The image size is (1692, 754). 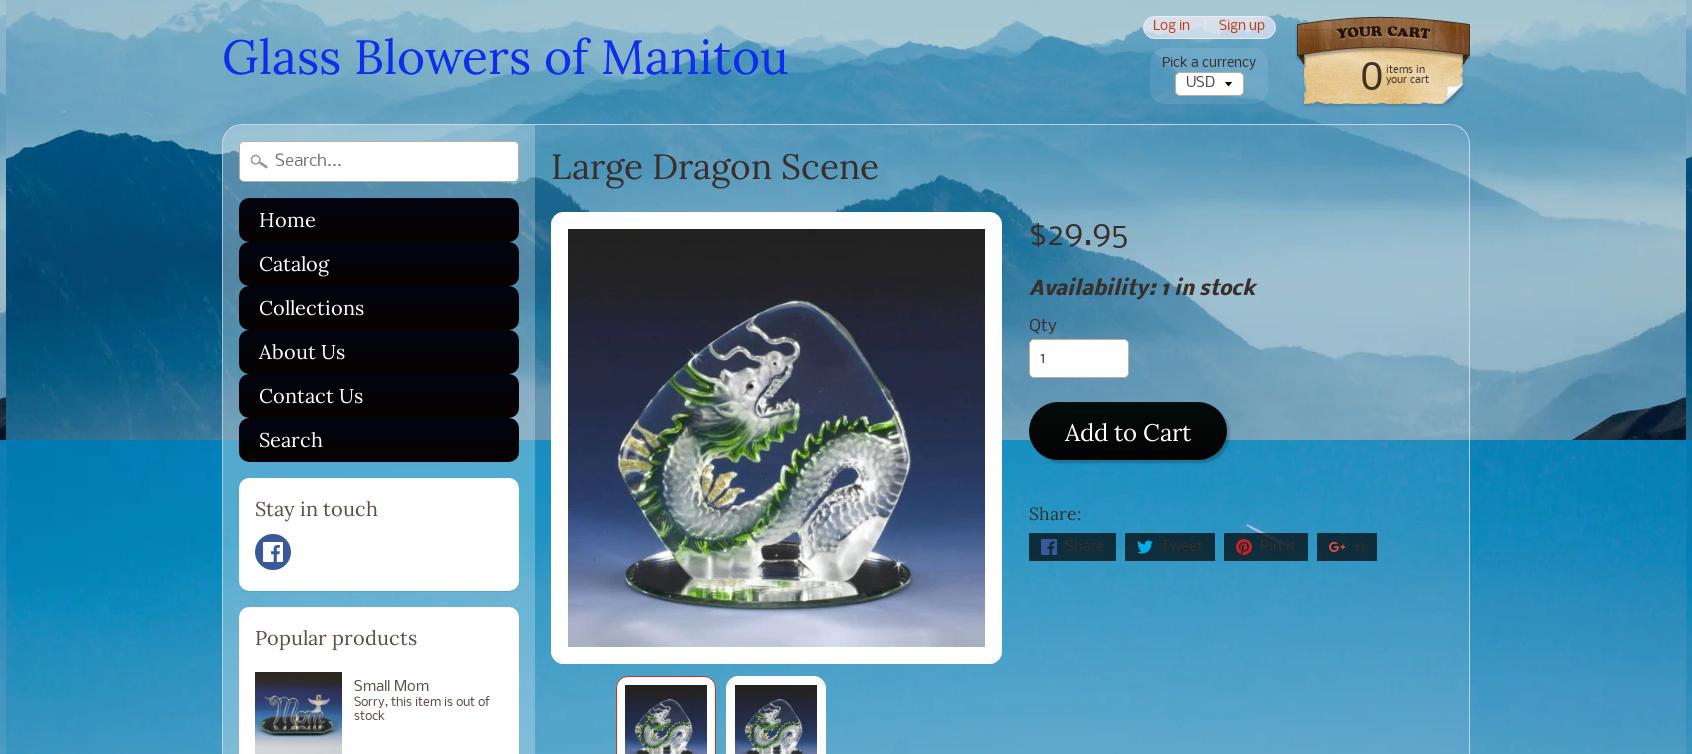 What do you see at coordinates (1208, 63) in the screenshot?
I see `'Pick a currency'` at bounding box center [1208, 63].